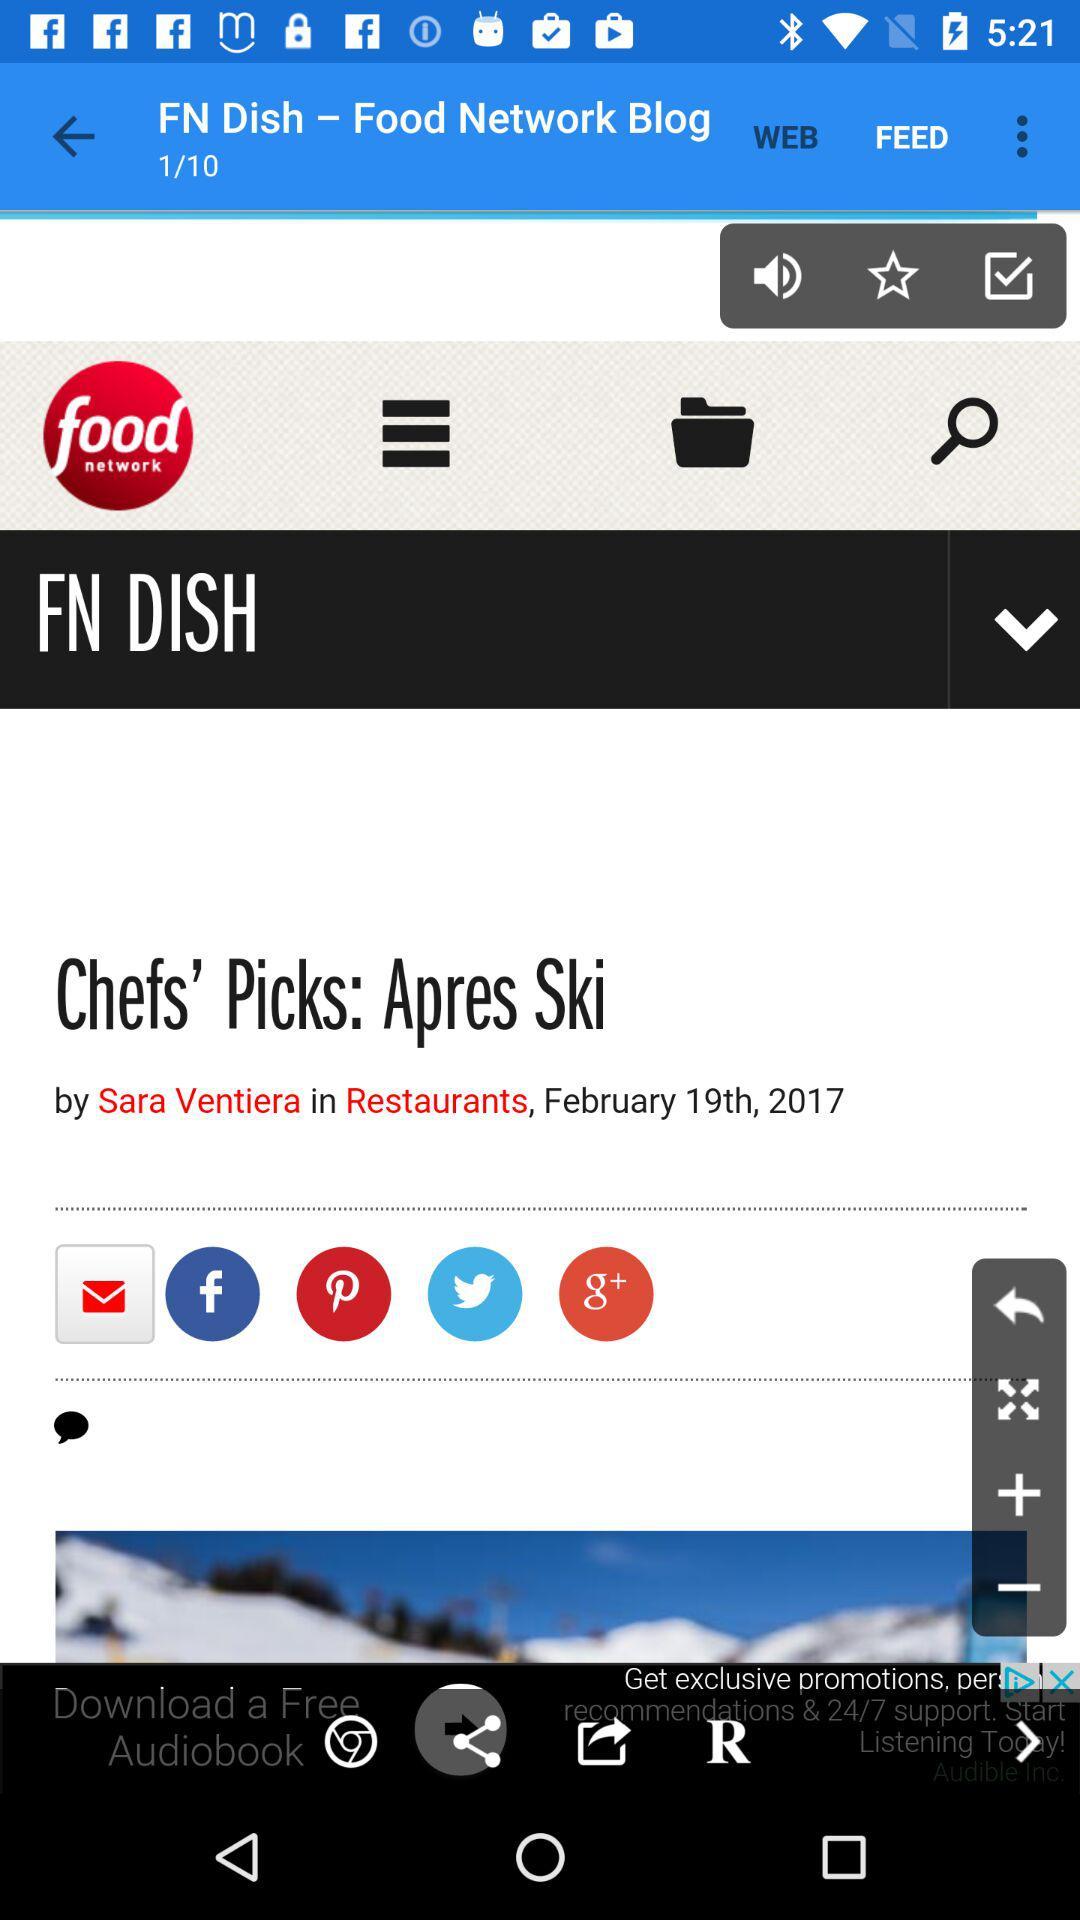 This screenshot has height=1920, width=1080. I want to click on the check icon, so click(1008, 274).